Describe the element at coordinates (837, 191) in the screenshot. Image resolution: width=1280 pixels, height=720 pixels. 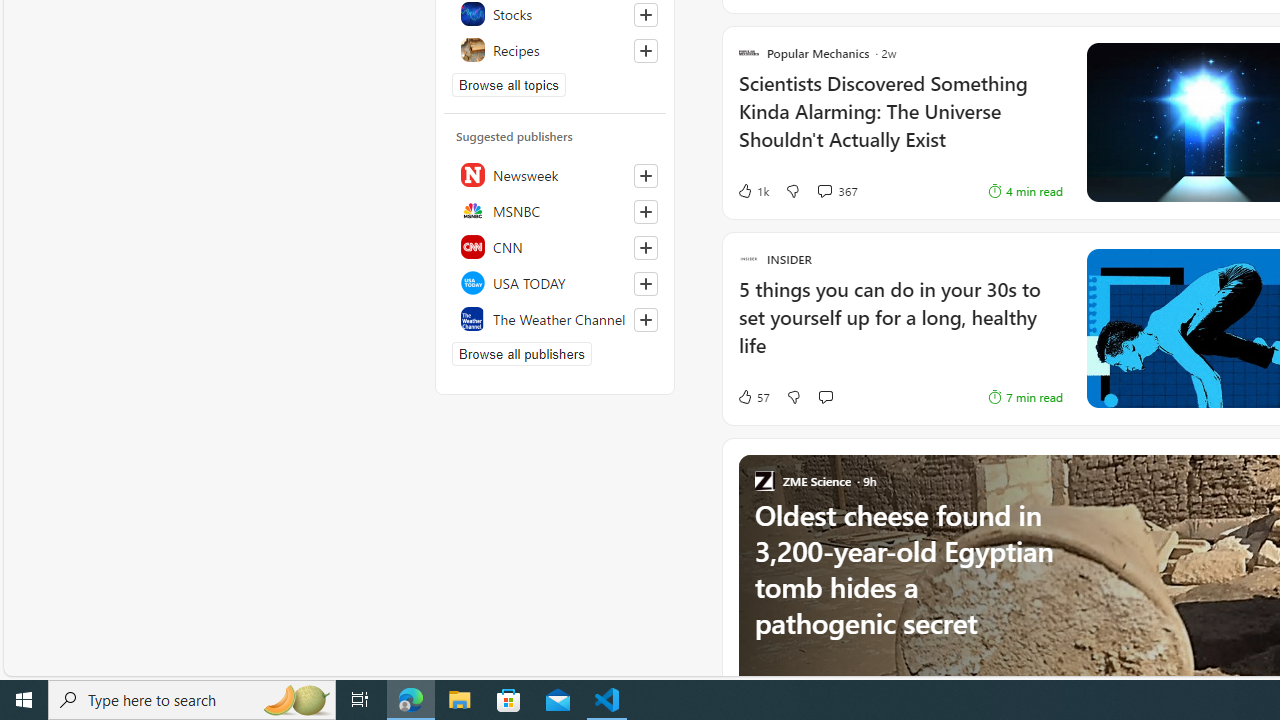
I see `'View comments 367 Comment'` at that location.